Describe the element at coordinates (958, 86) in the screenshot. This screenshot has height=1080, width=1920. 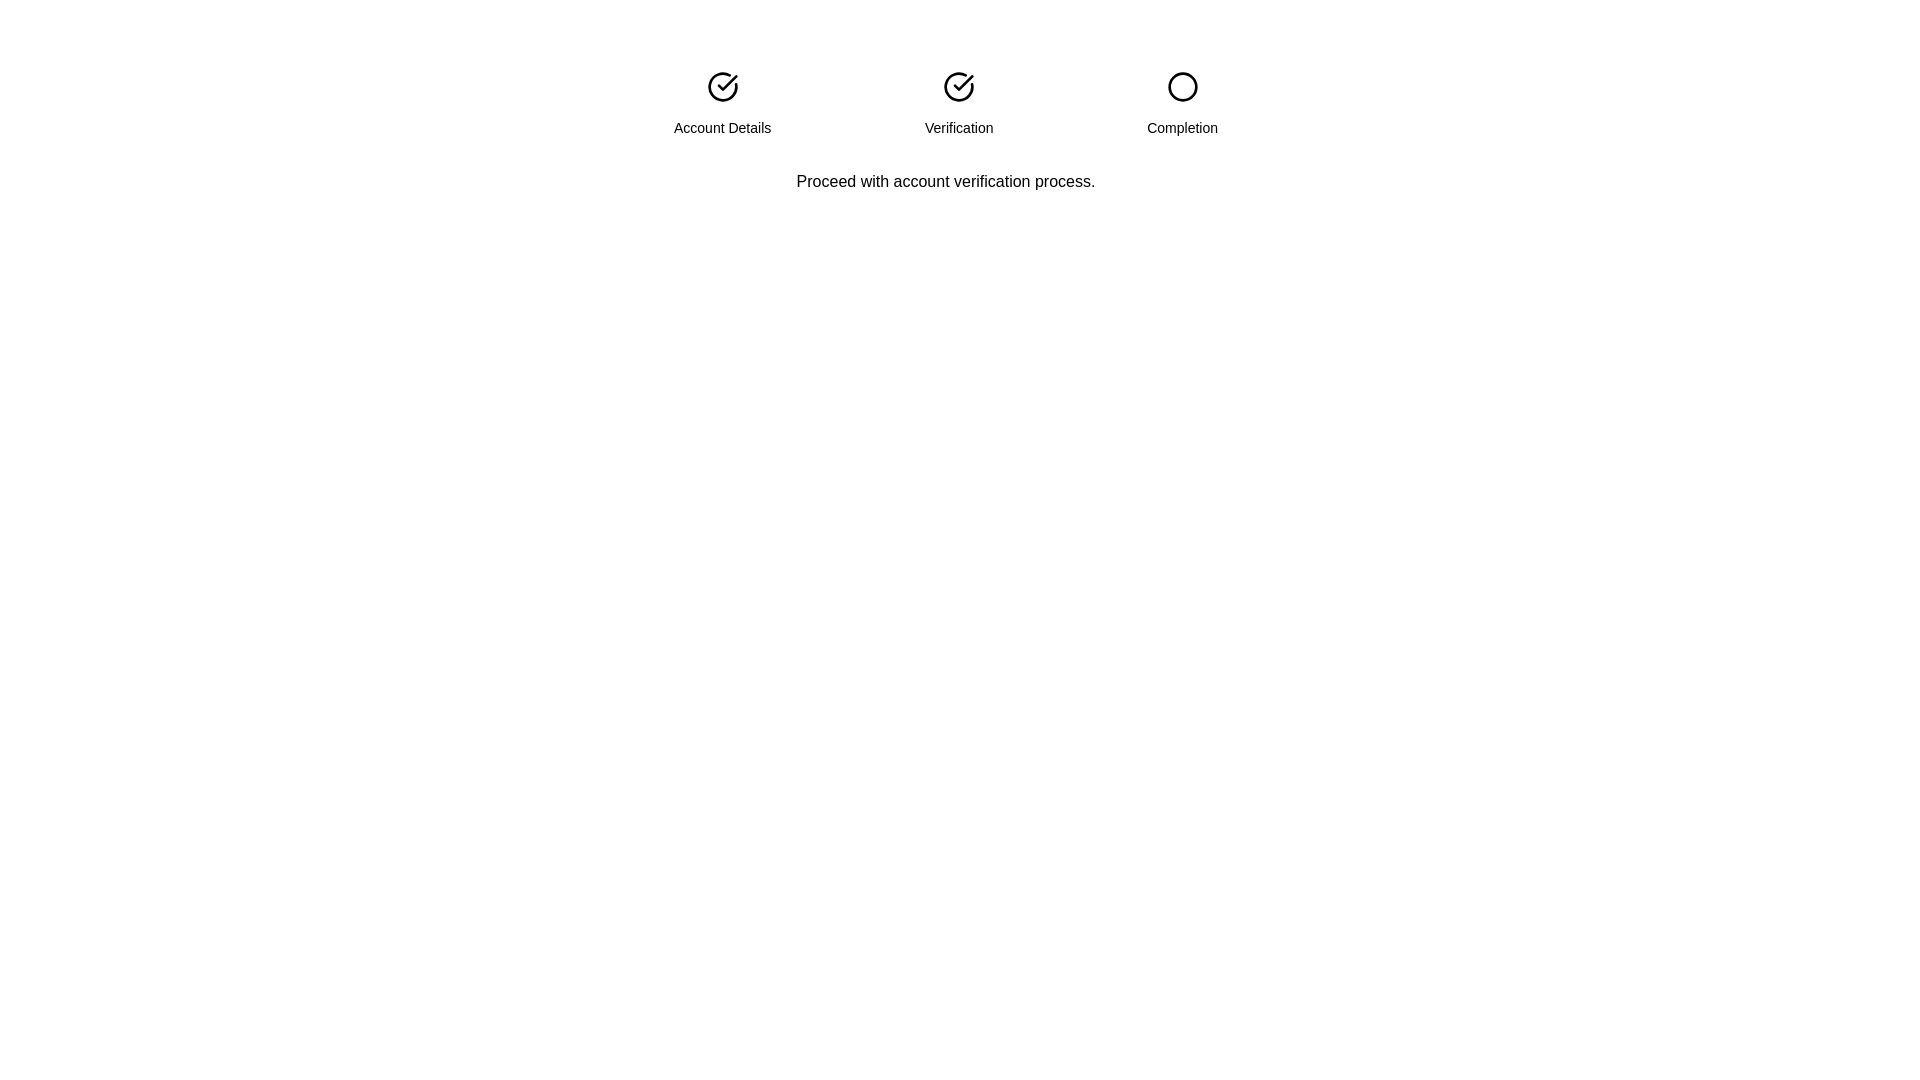
I see `the 'Verification' icon which is the second in a horizontal row of three icons, indicating the completion or progress of the verification step` at that location.